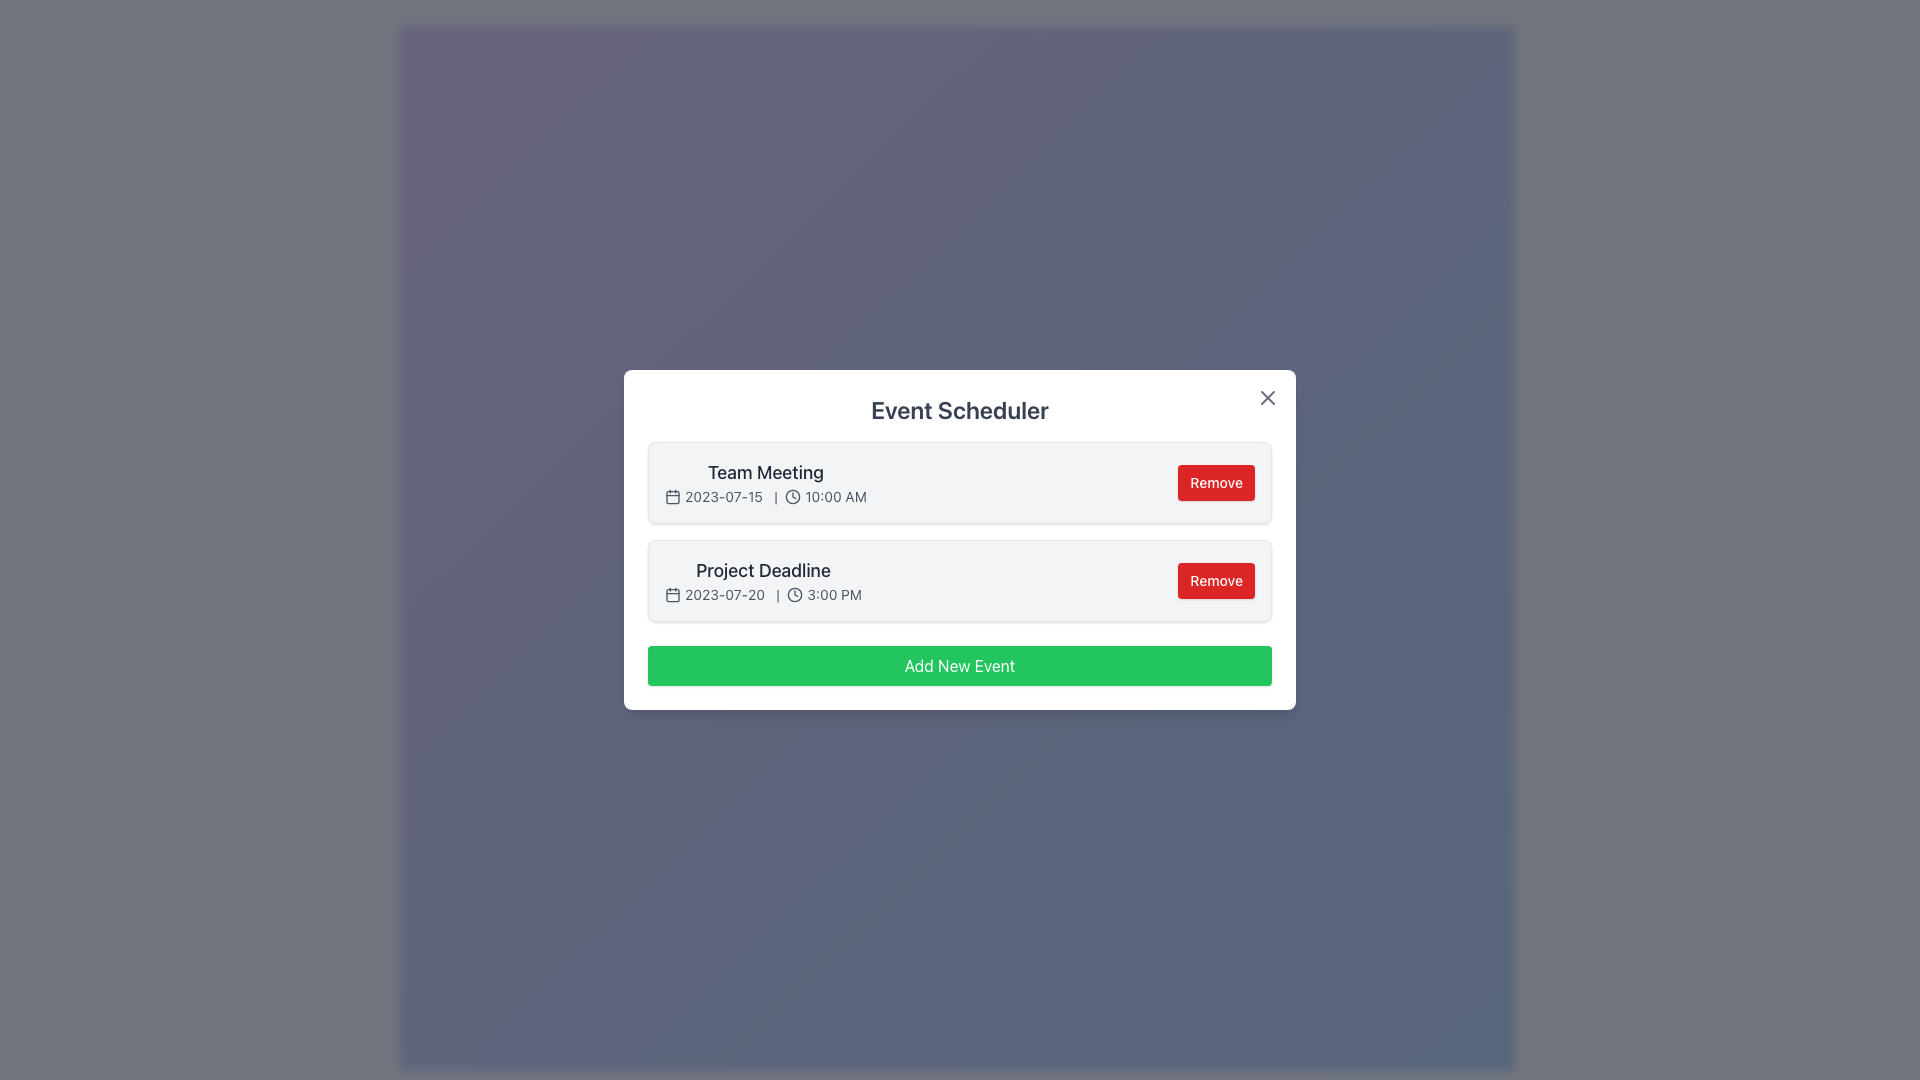 The width and height of the screenshot is (1920, 1080). I want to click on the button located to the right of 'Team Meeting', so click(1215, 482).